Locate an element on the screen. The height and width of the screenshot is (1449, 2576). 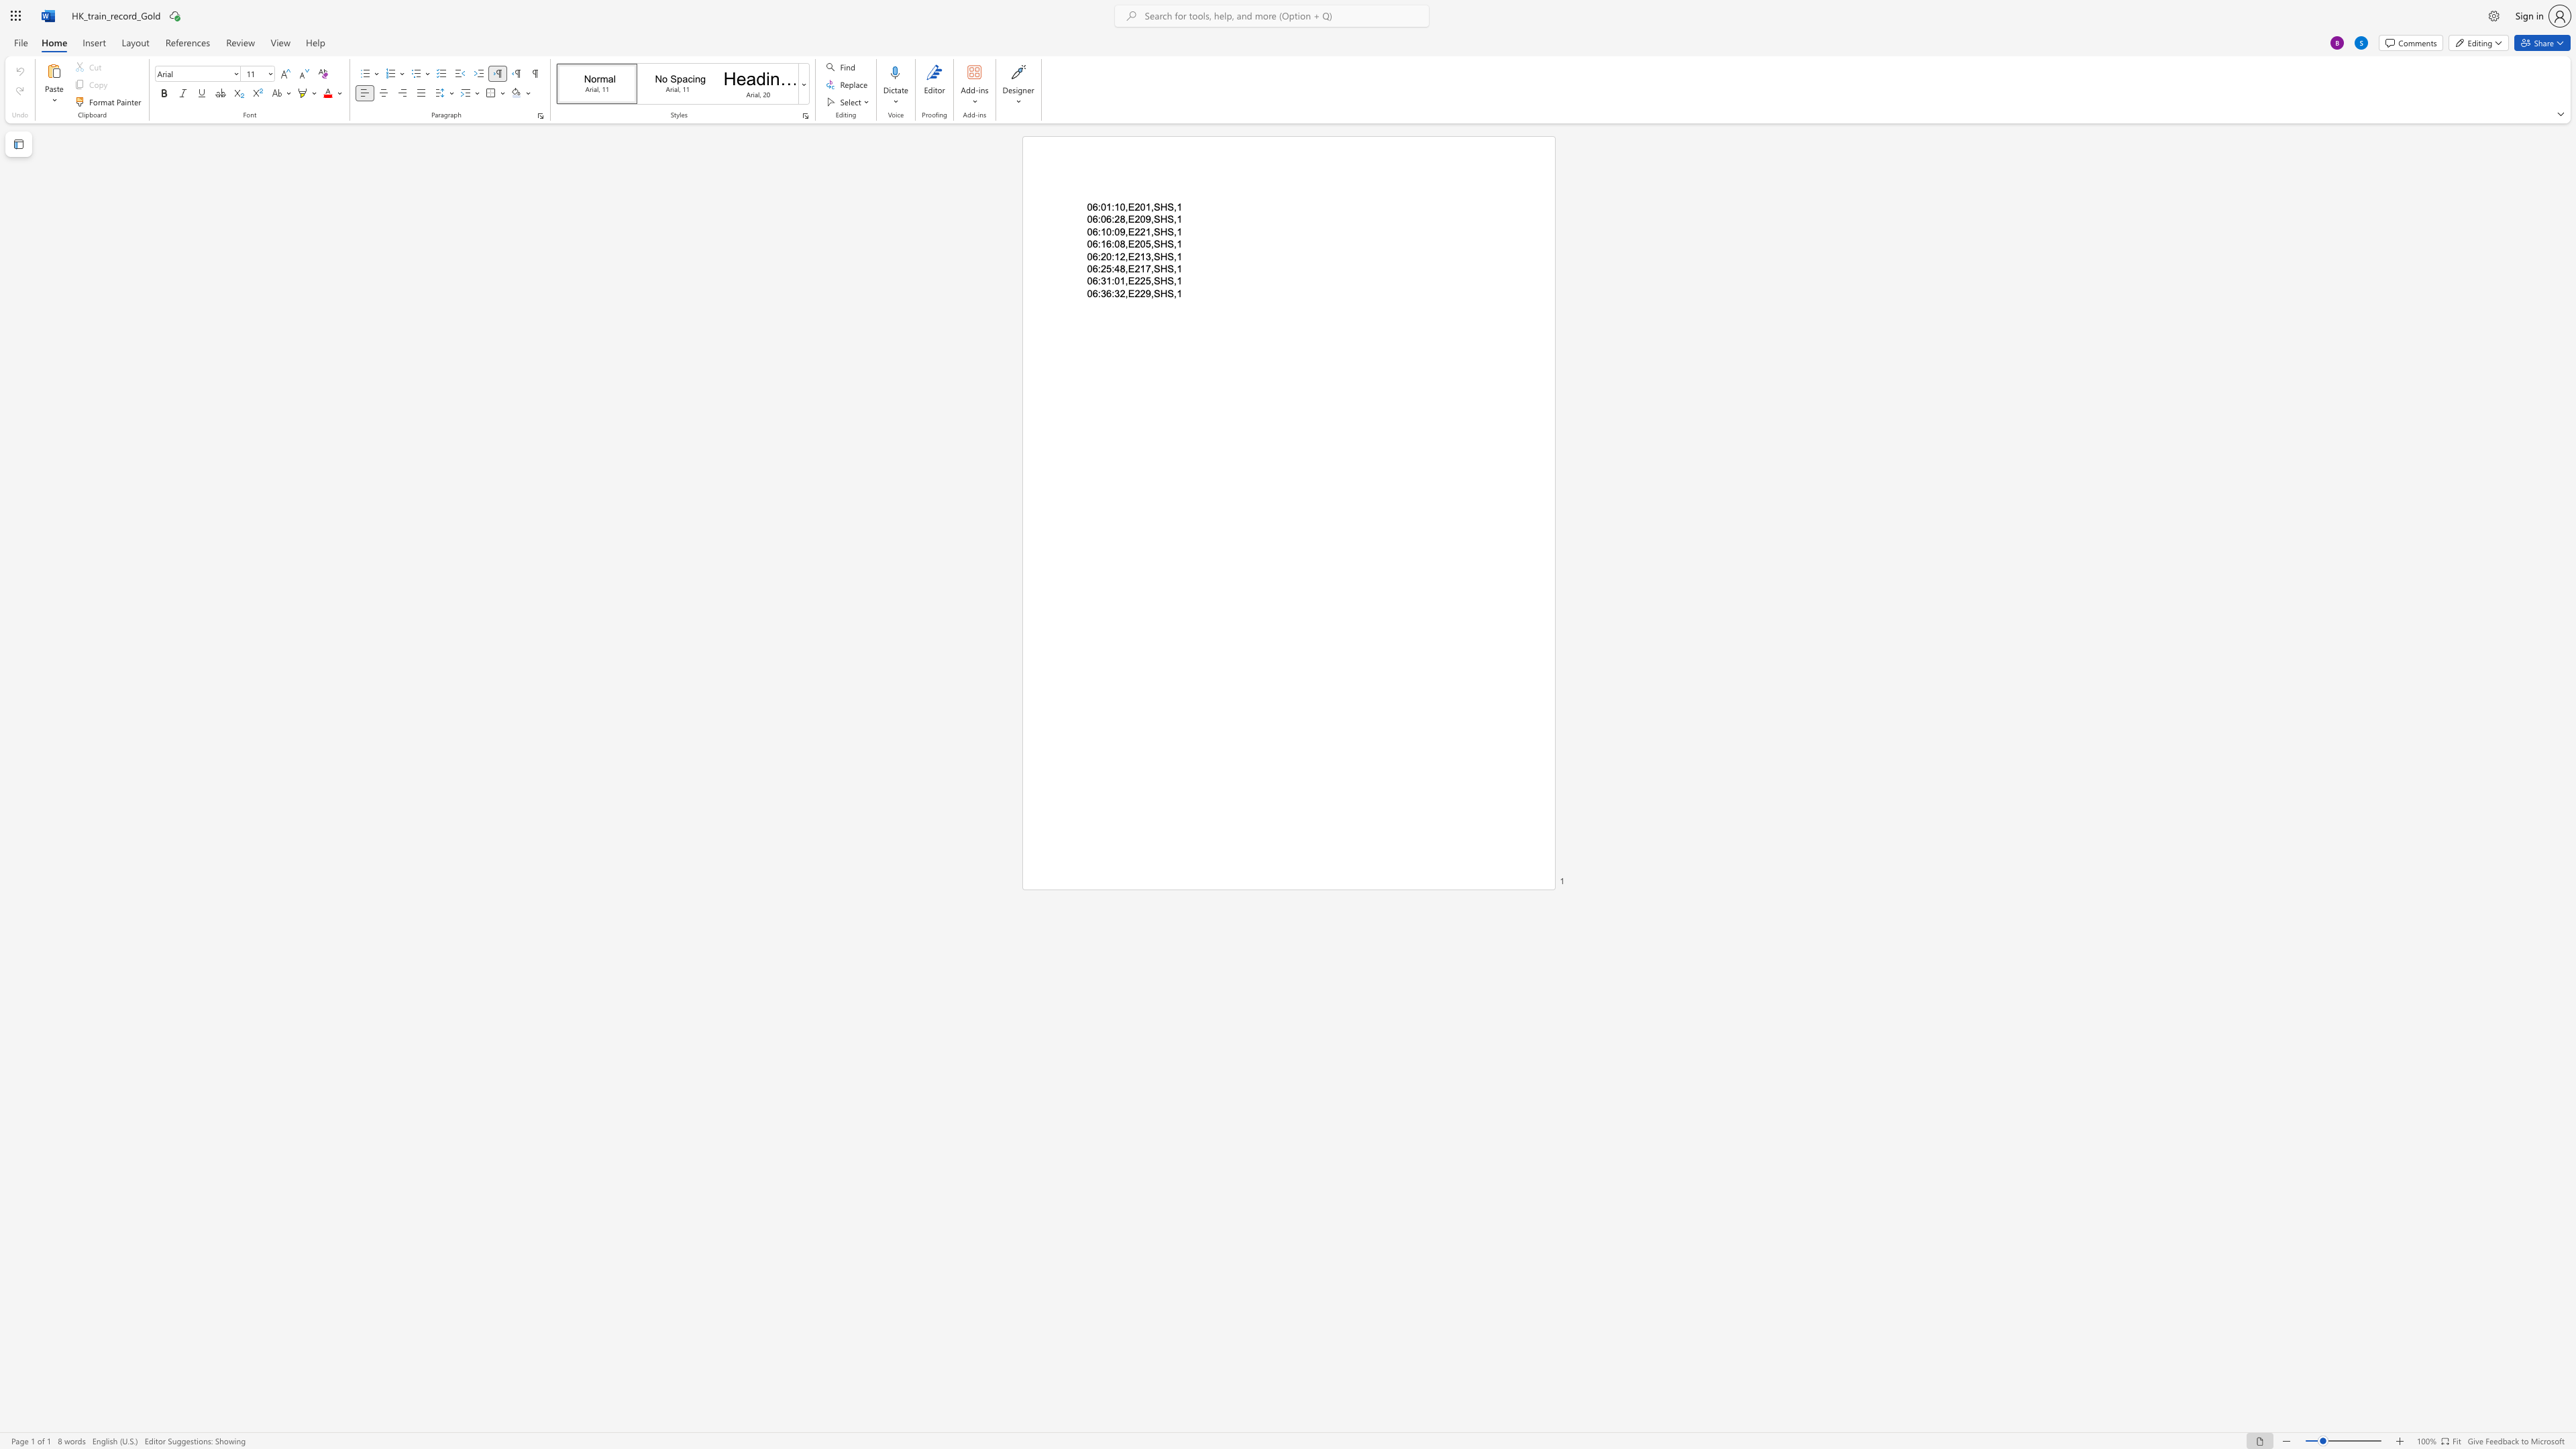
the 1th character ":" in the text is located at coordinates (1099, 268).